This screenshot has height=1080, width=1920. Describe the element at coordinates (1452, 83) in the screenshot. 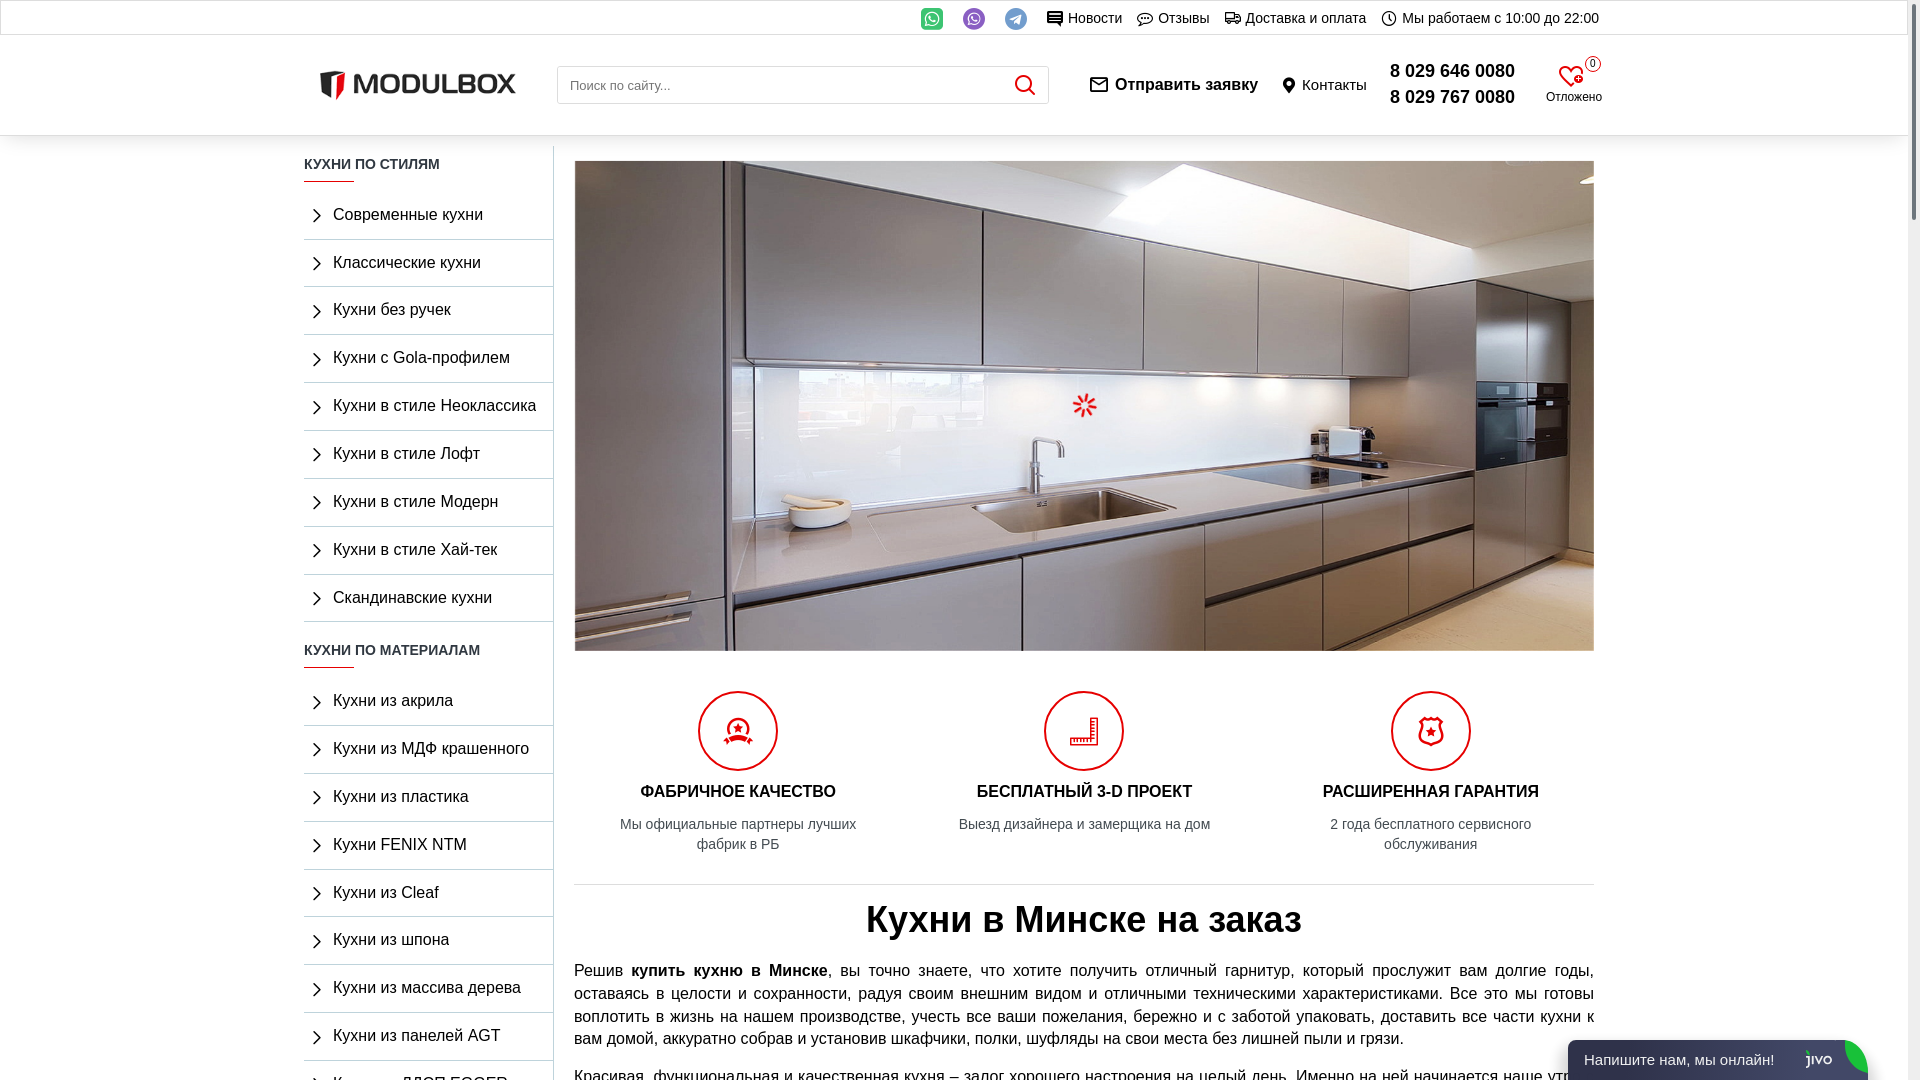

I see `'8 029 646 0080` at that location.